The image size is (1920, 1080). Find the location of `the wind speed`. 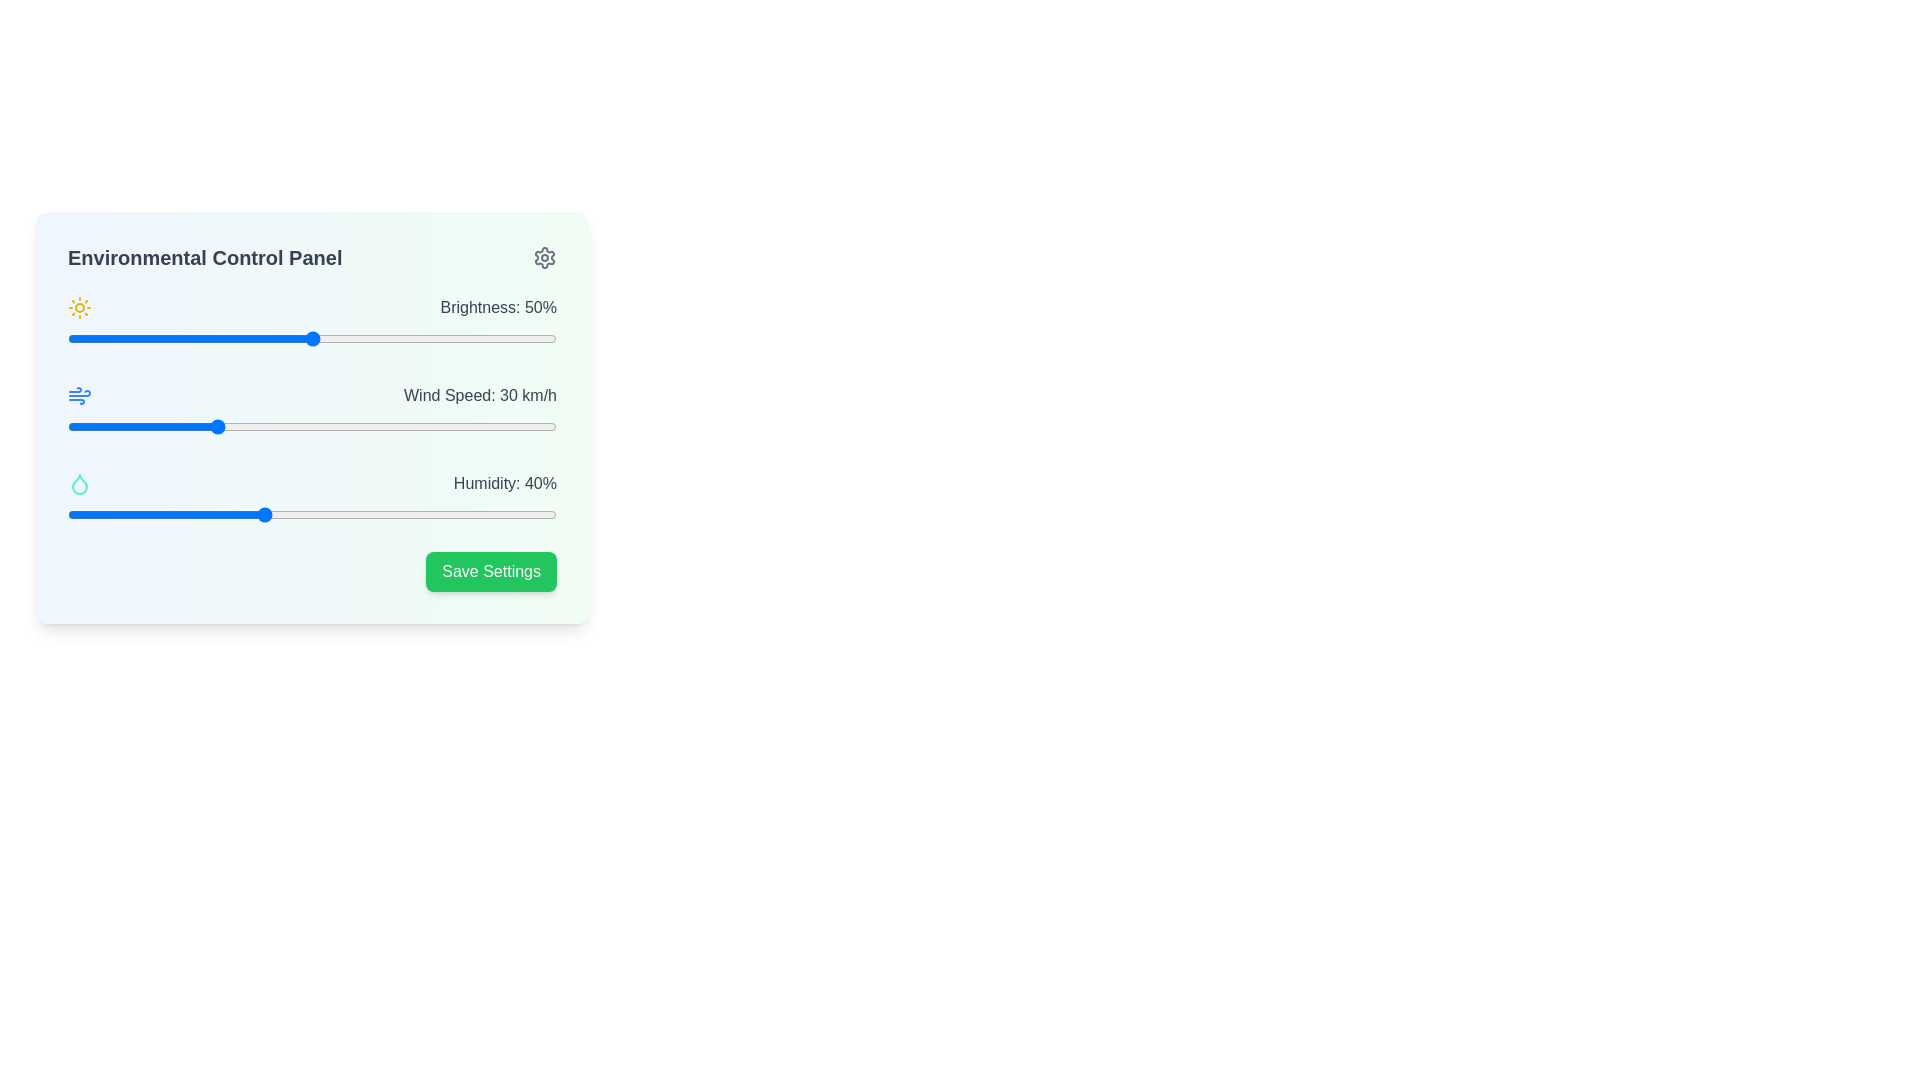

the wind speed is located at coordinates (224, 426).